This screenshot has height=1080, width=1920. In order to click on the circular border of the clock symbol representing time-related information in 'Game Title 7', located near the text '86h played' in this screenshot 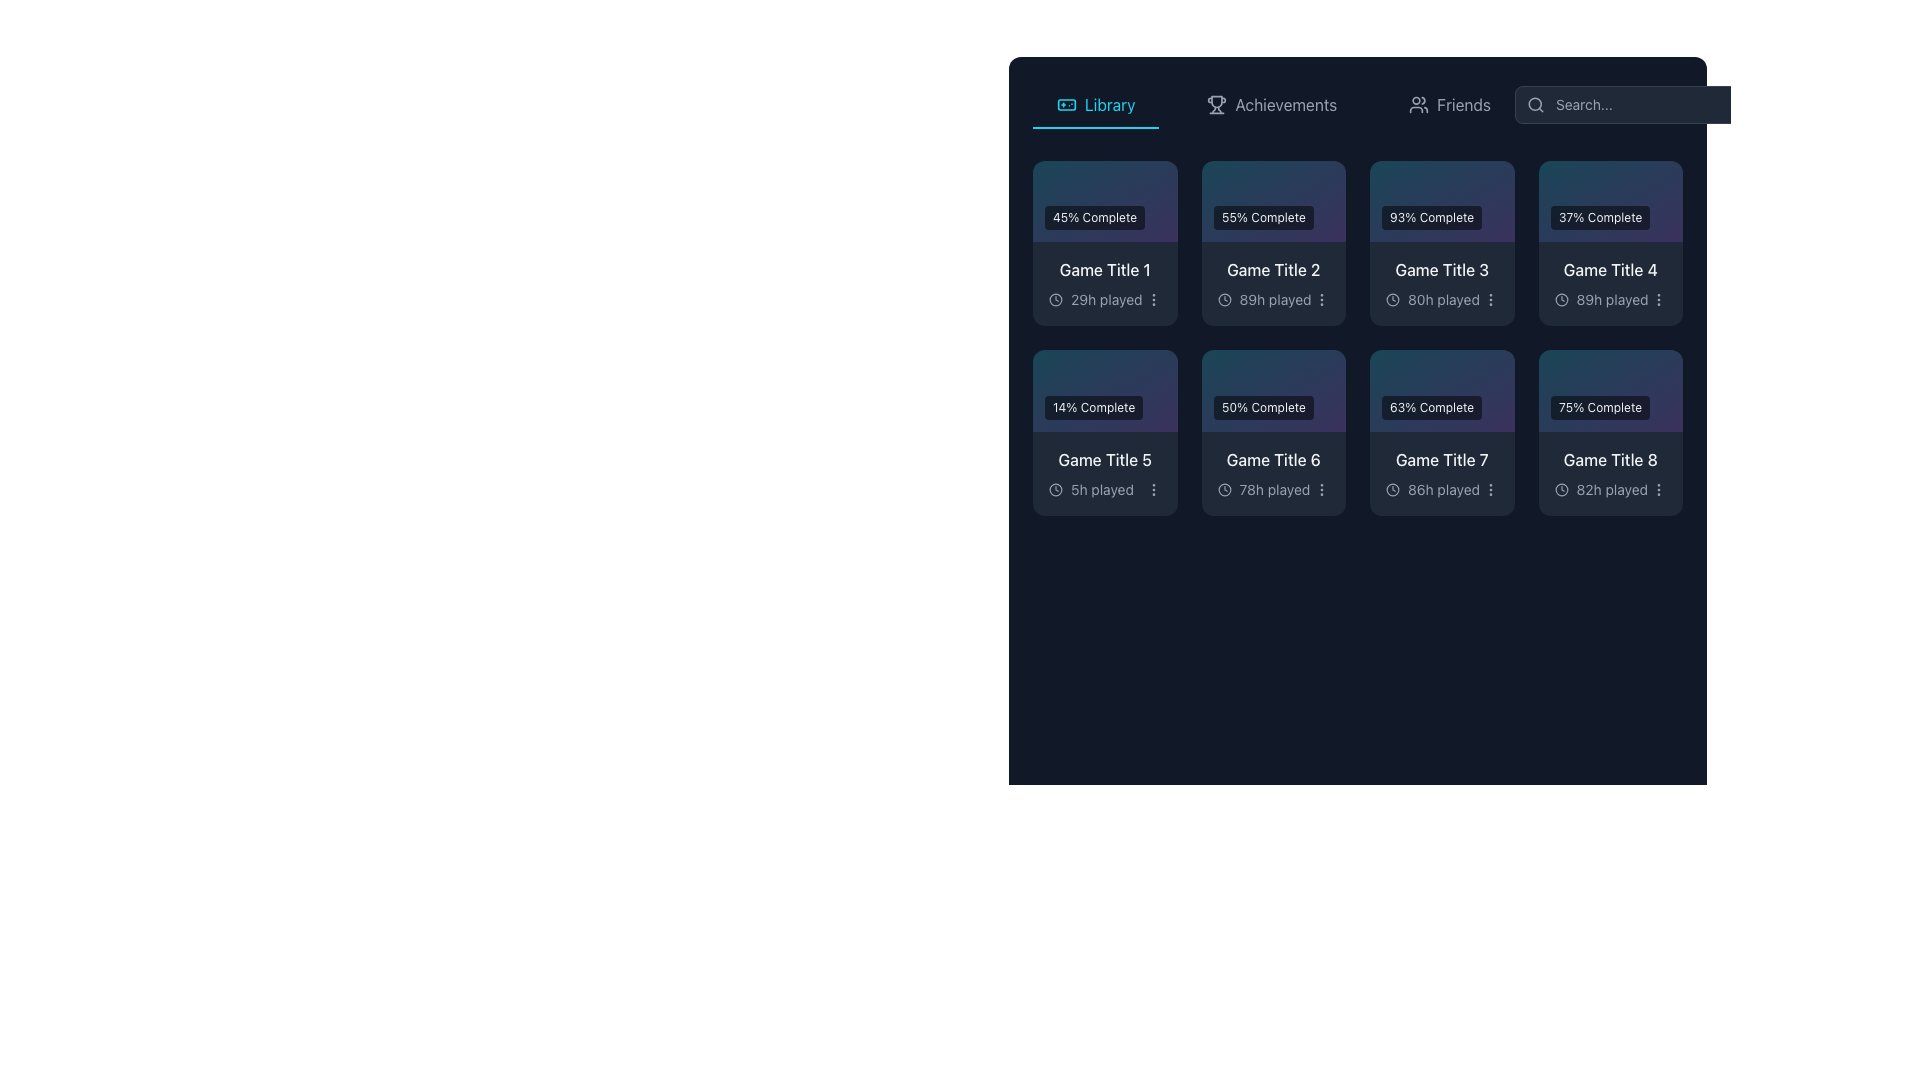, I will do `click(1391, 489)`.